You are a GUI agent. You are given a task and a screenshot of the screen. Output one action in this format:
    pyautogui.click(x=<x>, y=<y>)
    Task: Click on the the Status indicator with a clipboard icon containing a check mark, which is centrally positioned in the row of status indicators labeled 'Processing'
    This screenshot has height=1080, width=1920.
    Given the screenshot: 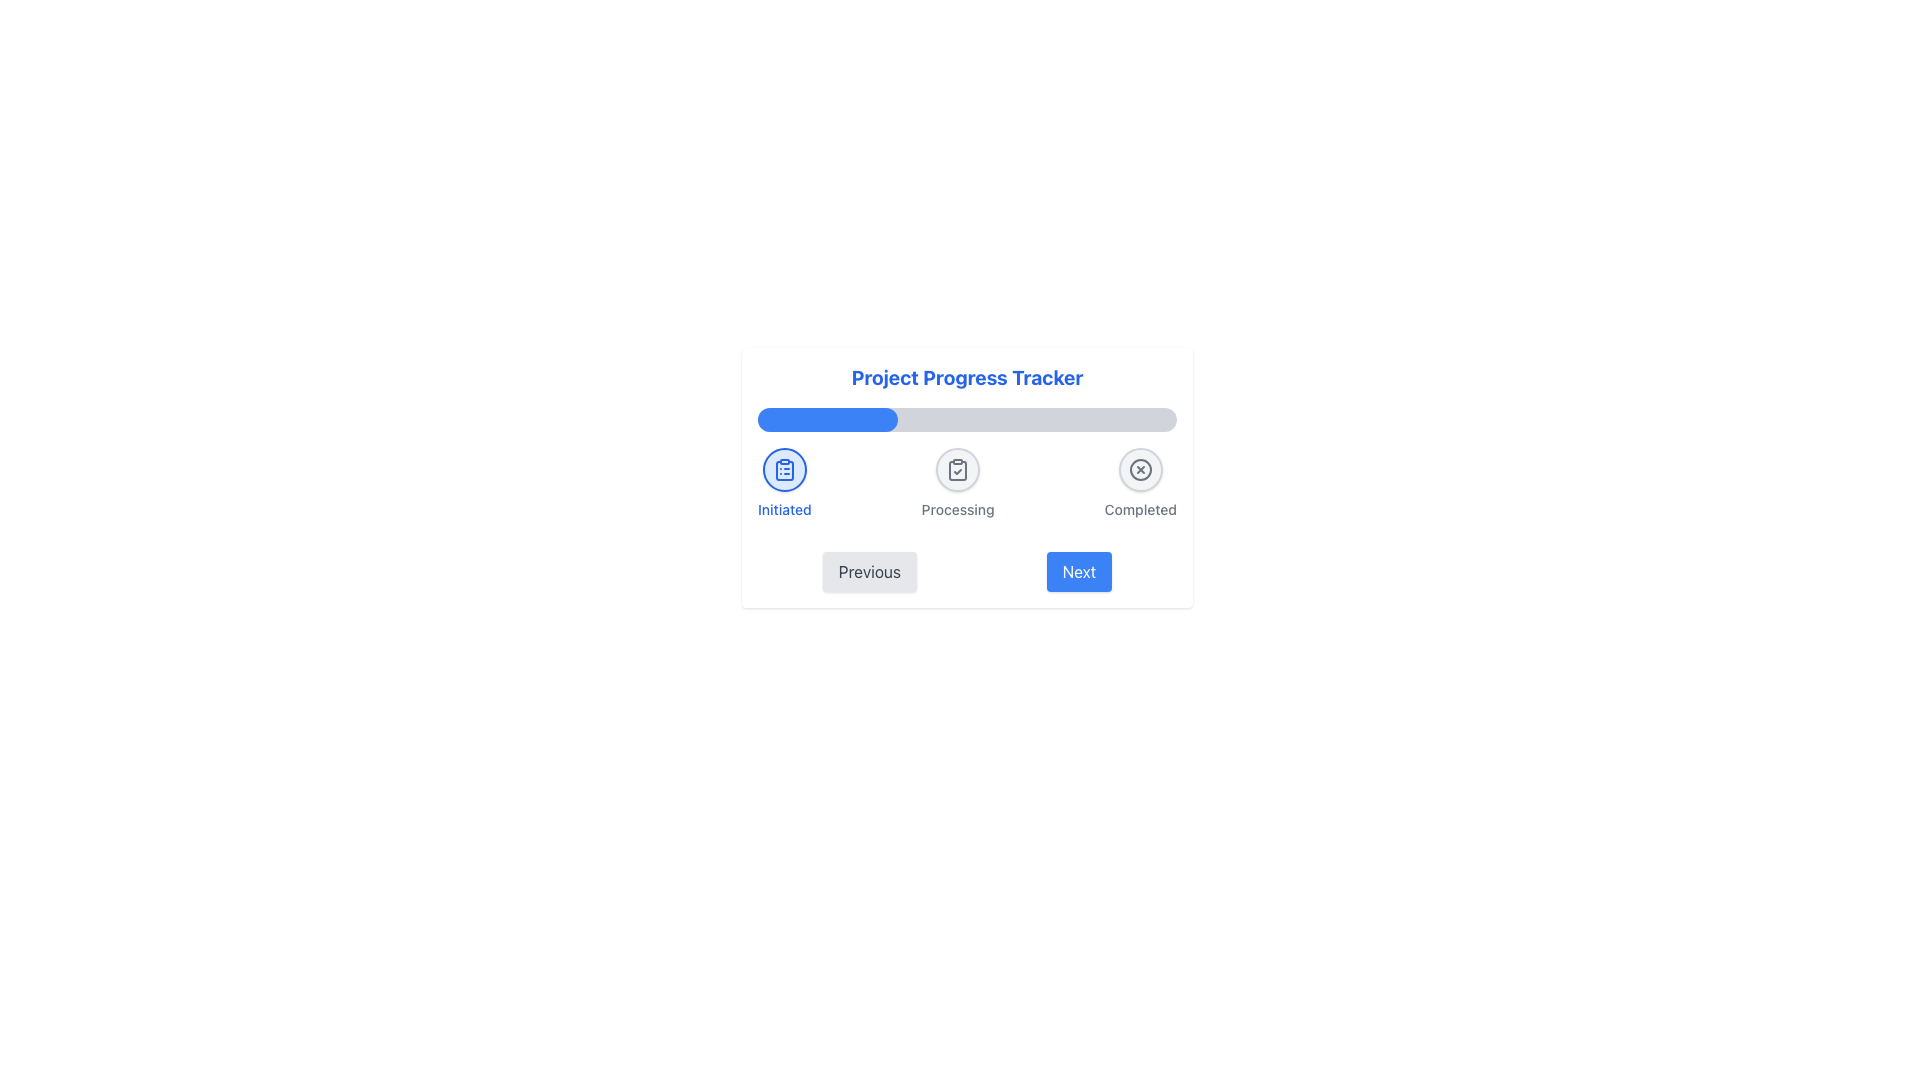 What is the action you would take?
    pyautogui.click(x=957, y=470)
    